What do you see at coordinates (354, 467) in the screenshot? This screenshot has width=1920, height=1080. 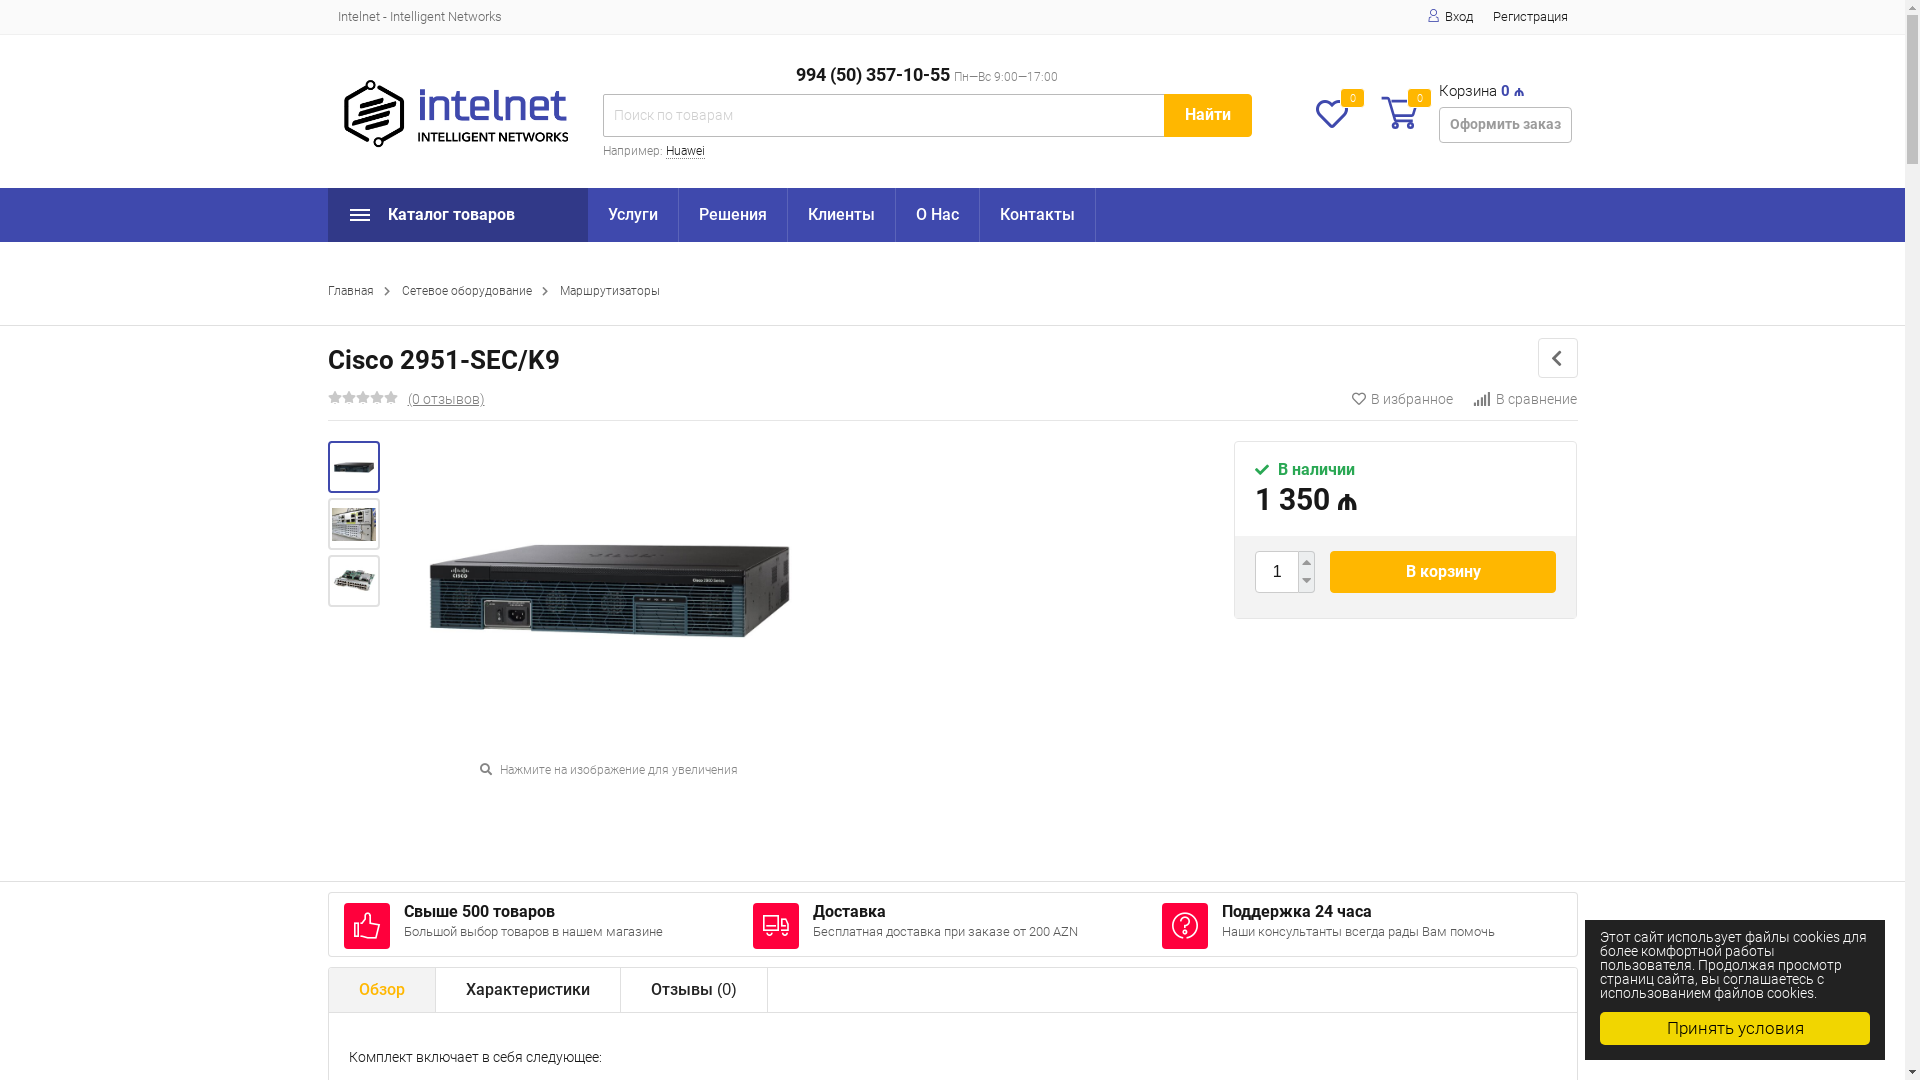 I see `'Cisco 2951-SEC/K9'` at bounding box center [354, 467].